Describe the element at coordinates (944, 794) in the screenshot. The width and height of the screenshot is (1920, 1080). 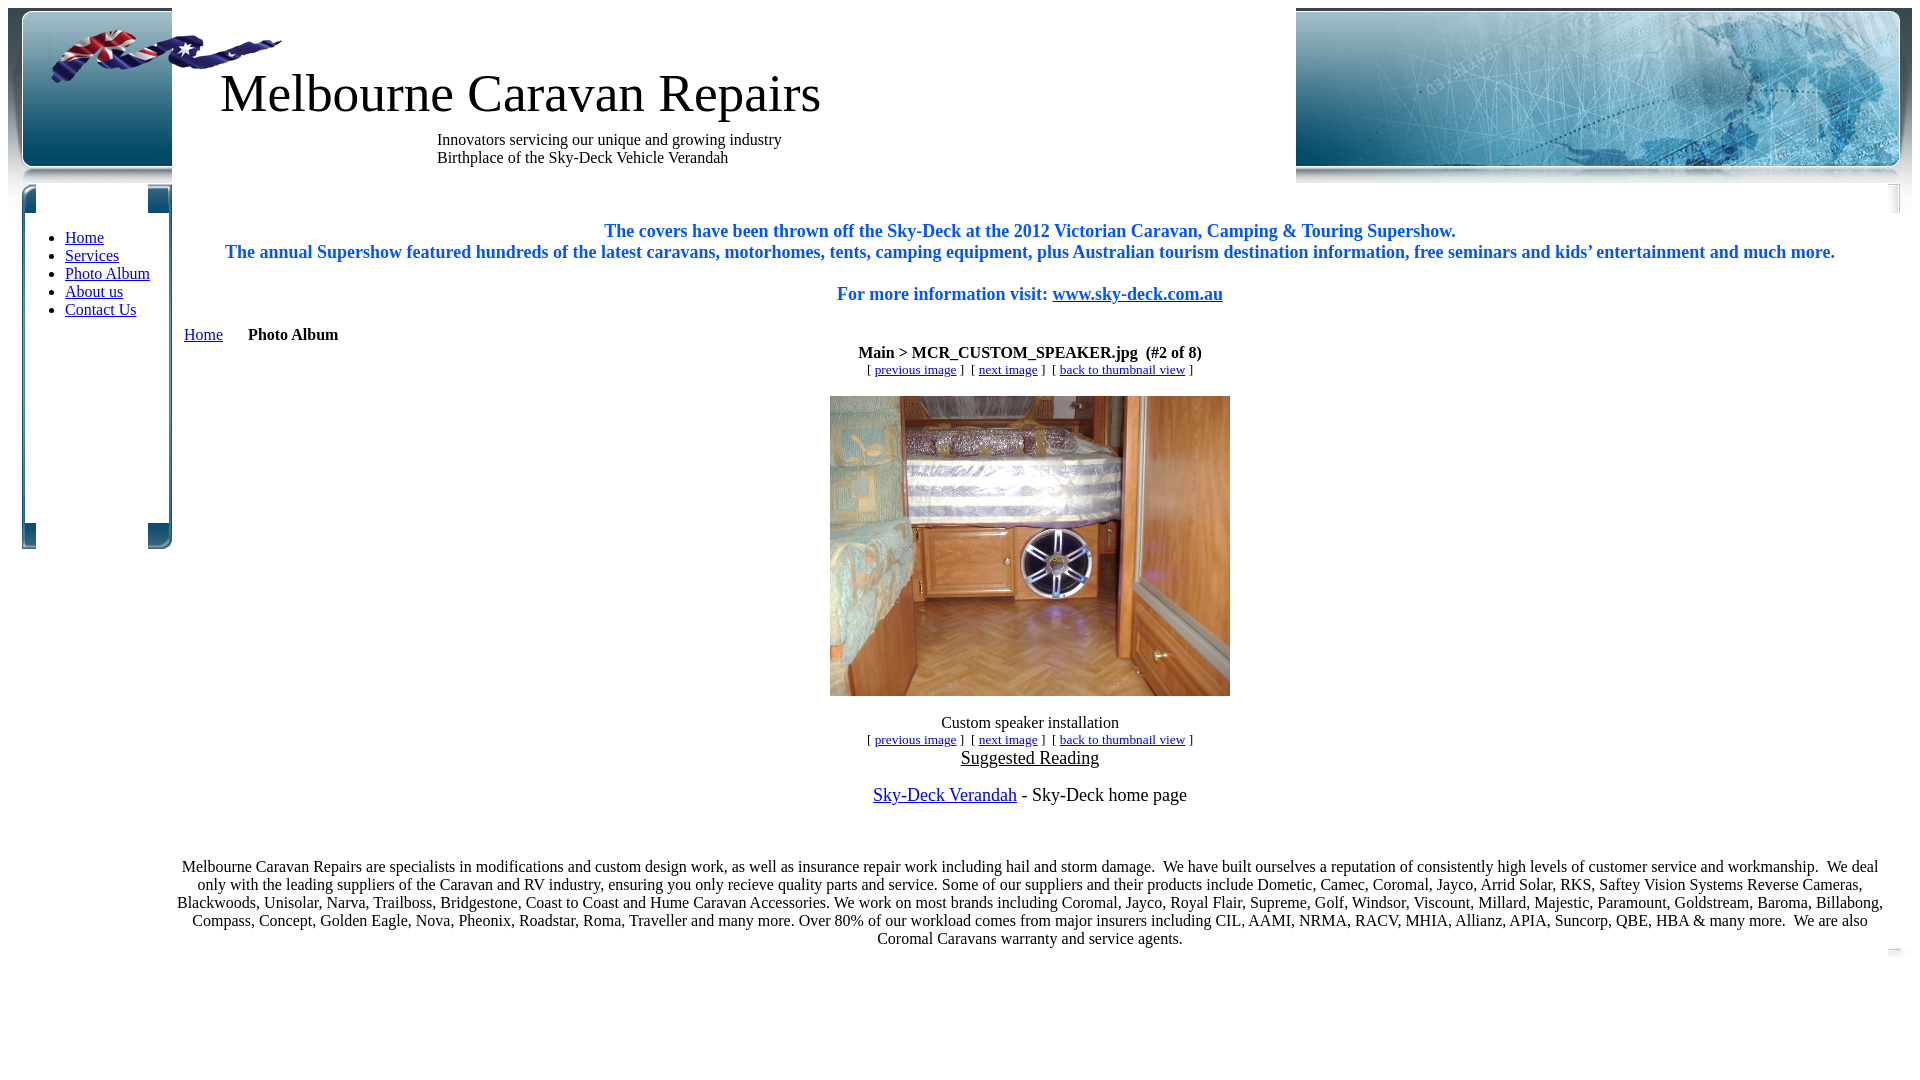
I see `'Sky-Deck Verandah'` at that location.